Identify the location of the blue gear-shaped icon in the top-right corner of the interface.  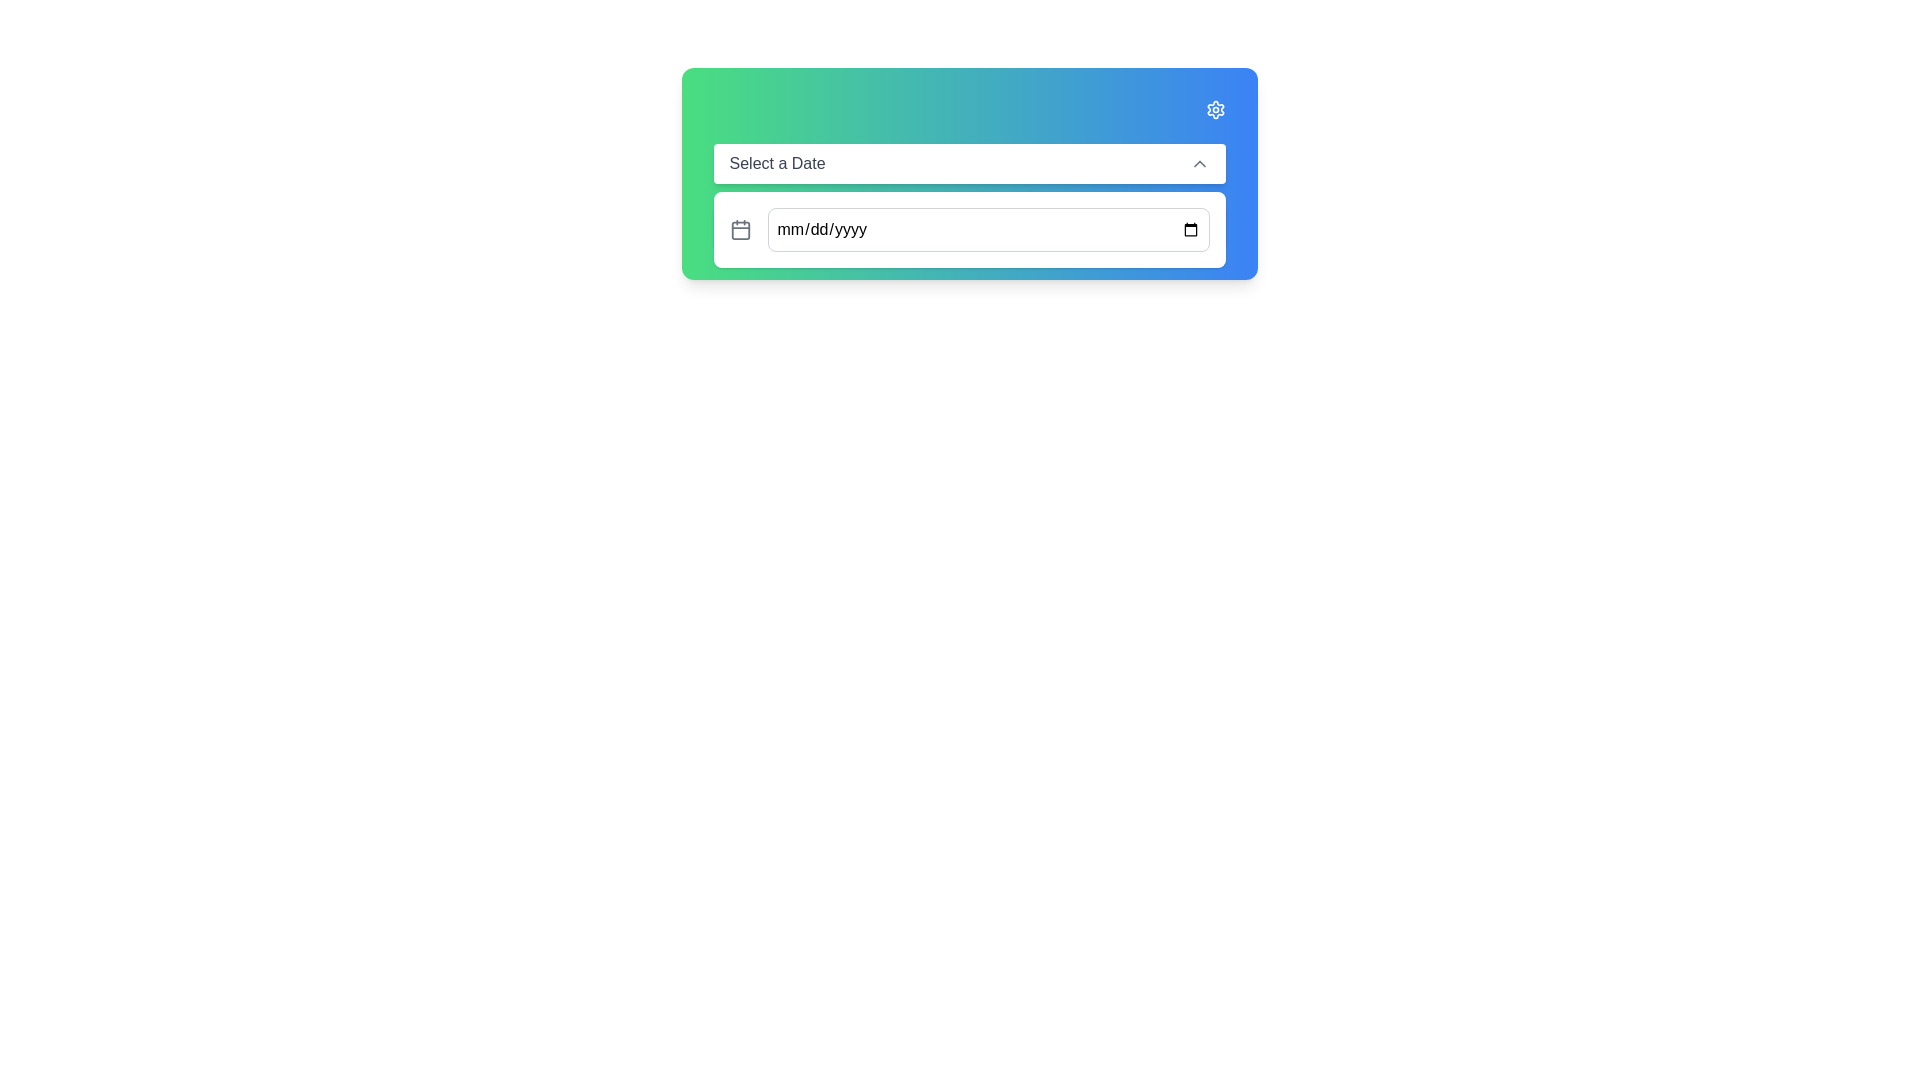
(1214, 110).